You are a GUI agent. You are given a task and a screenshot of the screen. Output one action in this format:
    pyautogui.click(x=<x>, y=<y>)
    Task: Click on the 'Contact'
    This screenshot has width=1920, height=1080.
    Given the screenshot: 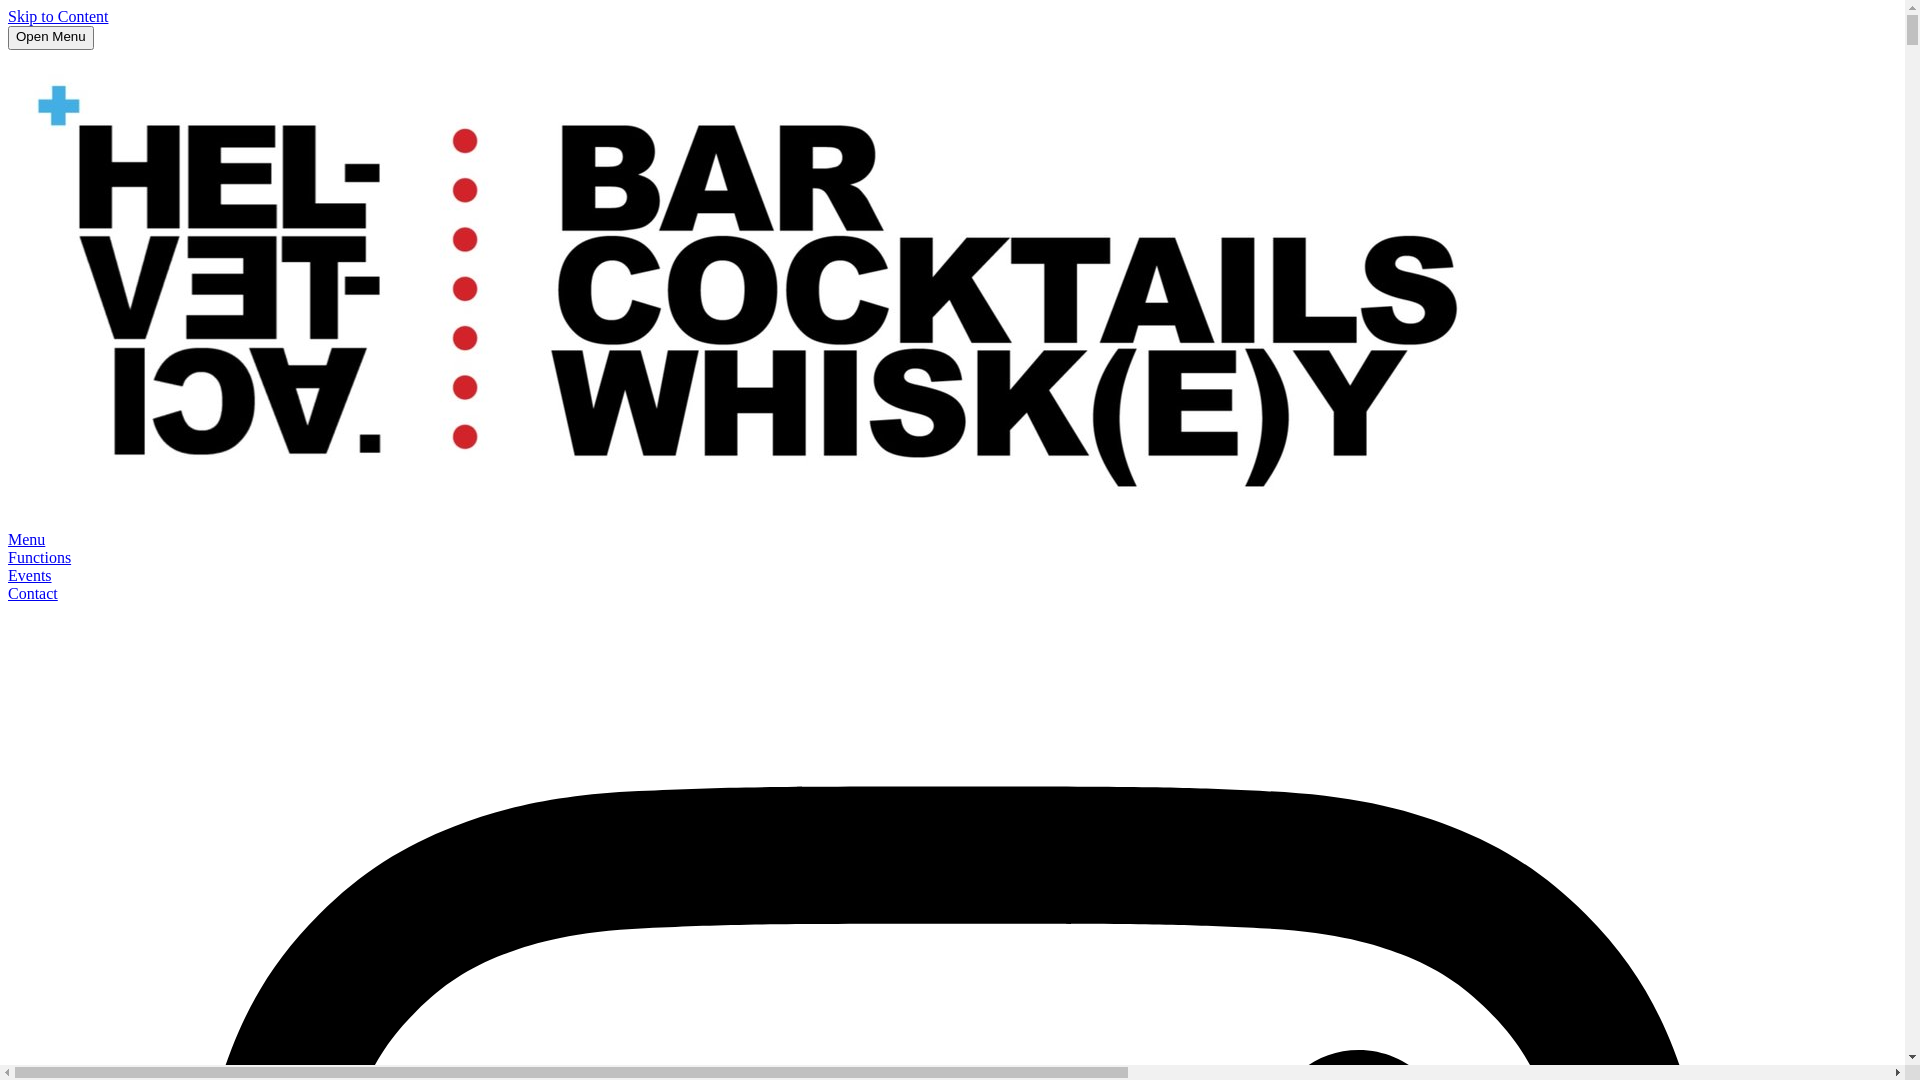 What is the action you would take?
    pyautogui.click(x=33, y=592)
    